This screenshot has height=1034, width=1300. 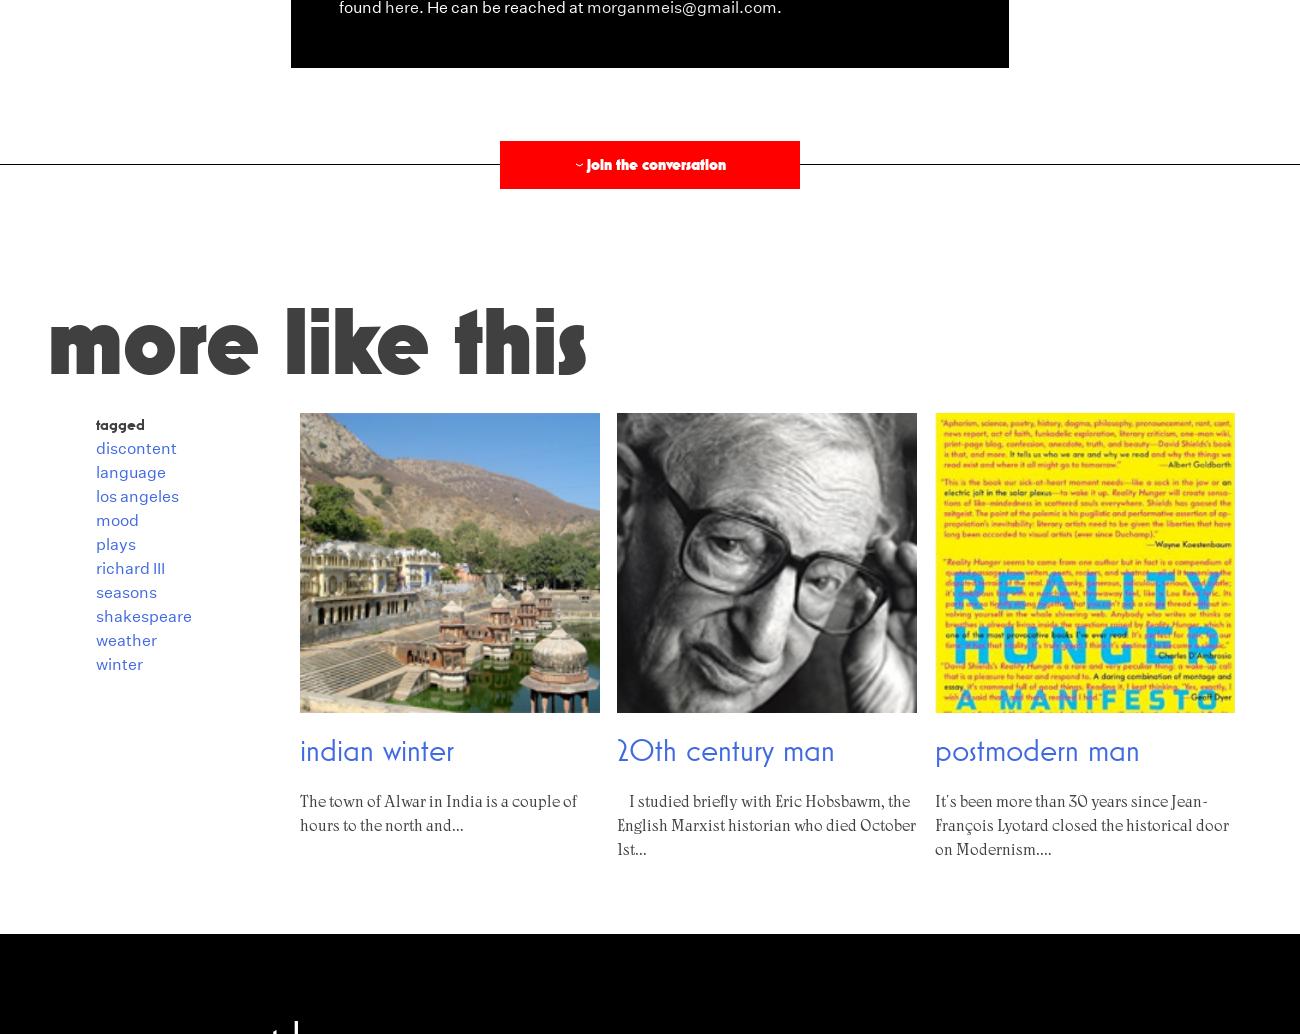 What do you see at coordinates (1036, 749) in the screenshot?
I see `'Postmodern Man'` at bounding box center [1036, 749].